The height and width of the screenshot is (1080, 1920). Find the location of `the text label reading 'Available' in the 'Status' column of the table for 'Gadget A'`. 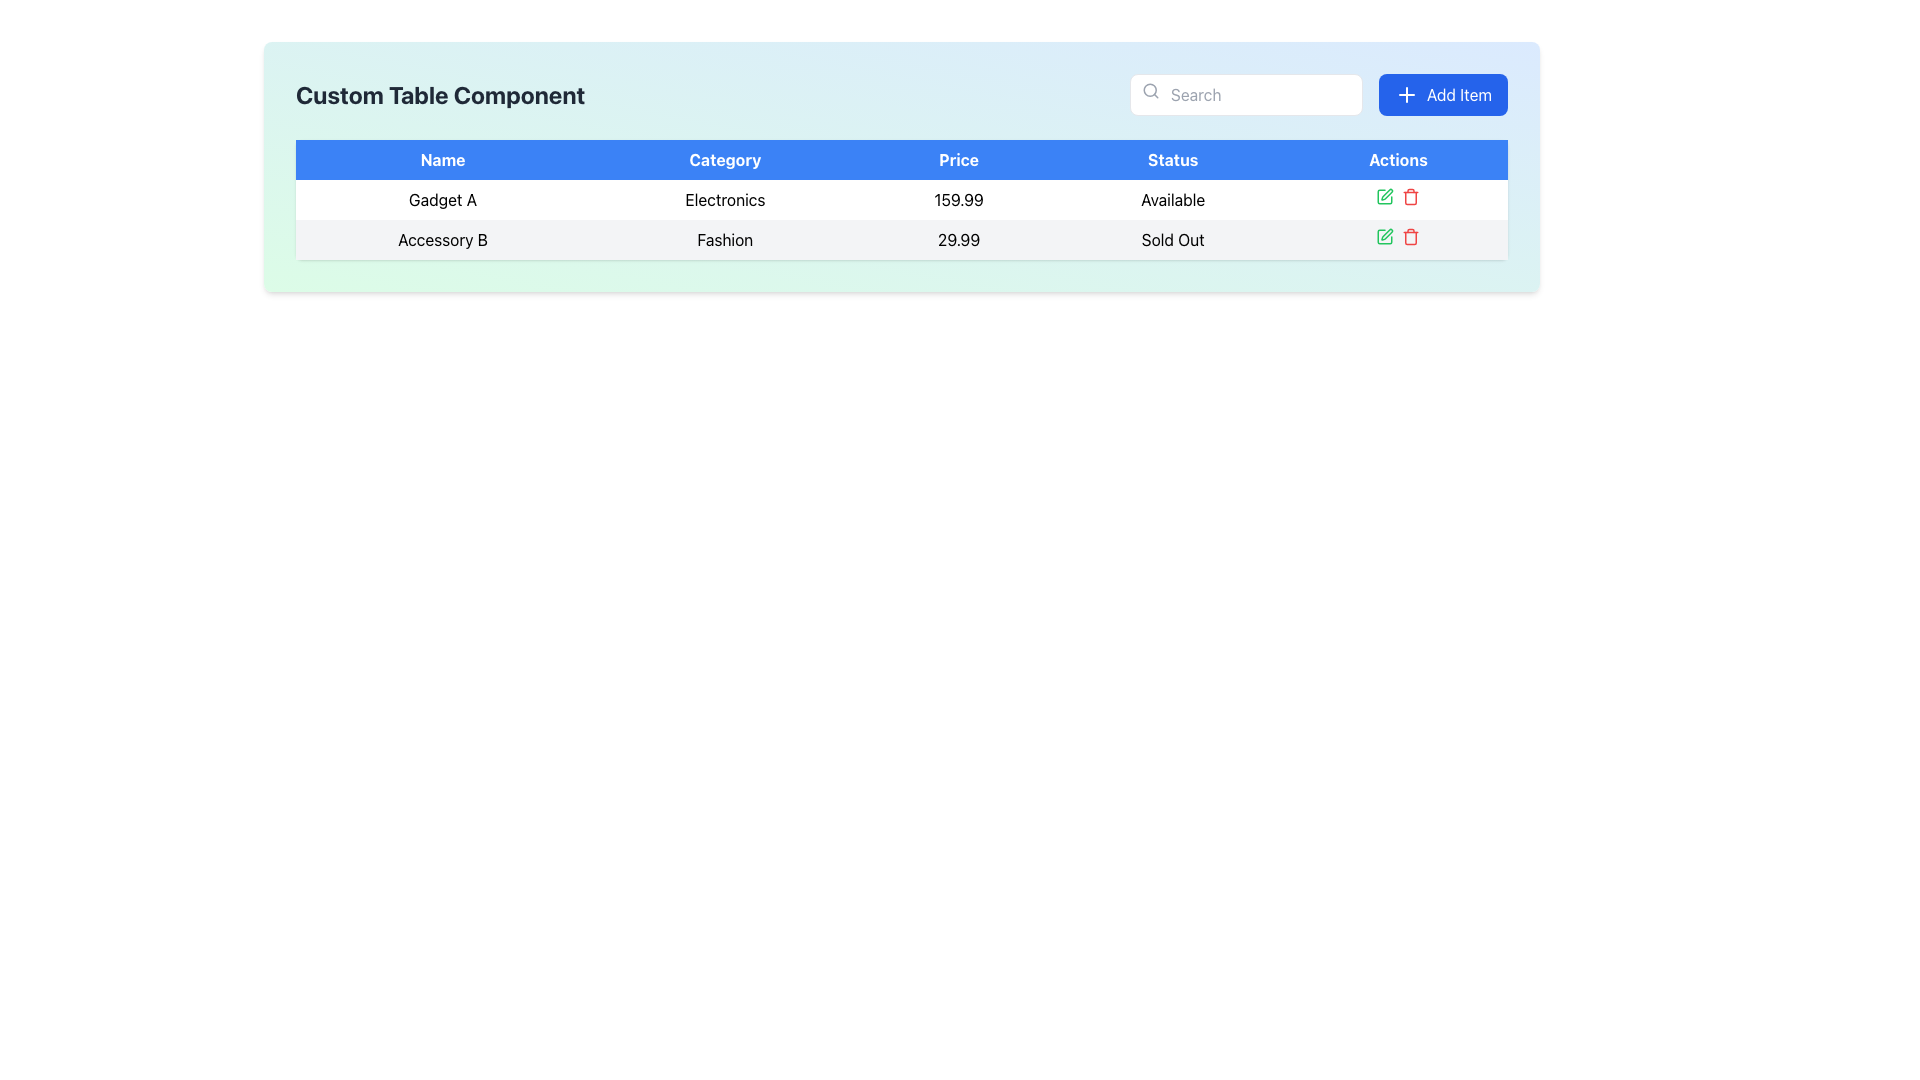

the text label reading 'Available' in the 'Status' column of the table for 'Gadget A' is located at coordinates (1173, 200).